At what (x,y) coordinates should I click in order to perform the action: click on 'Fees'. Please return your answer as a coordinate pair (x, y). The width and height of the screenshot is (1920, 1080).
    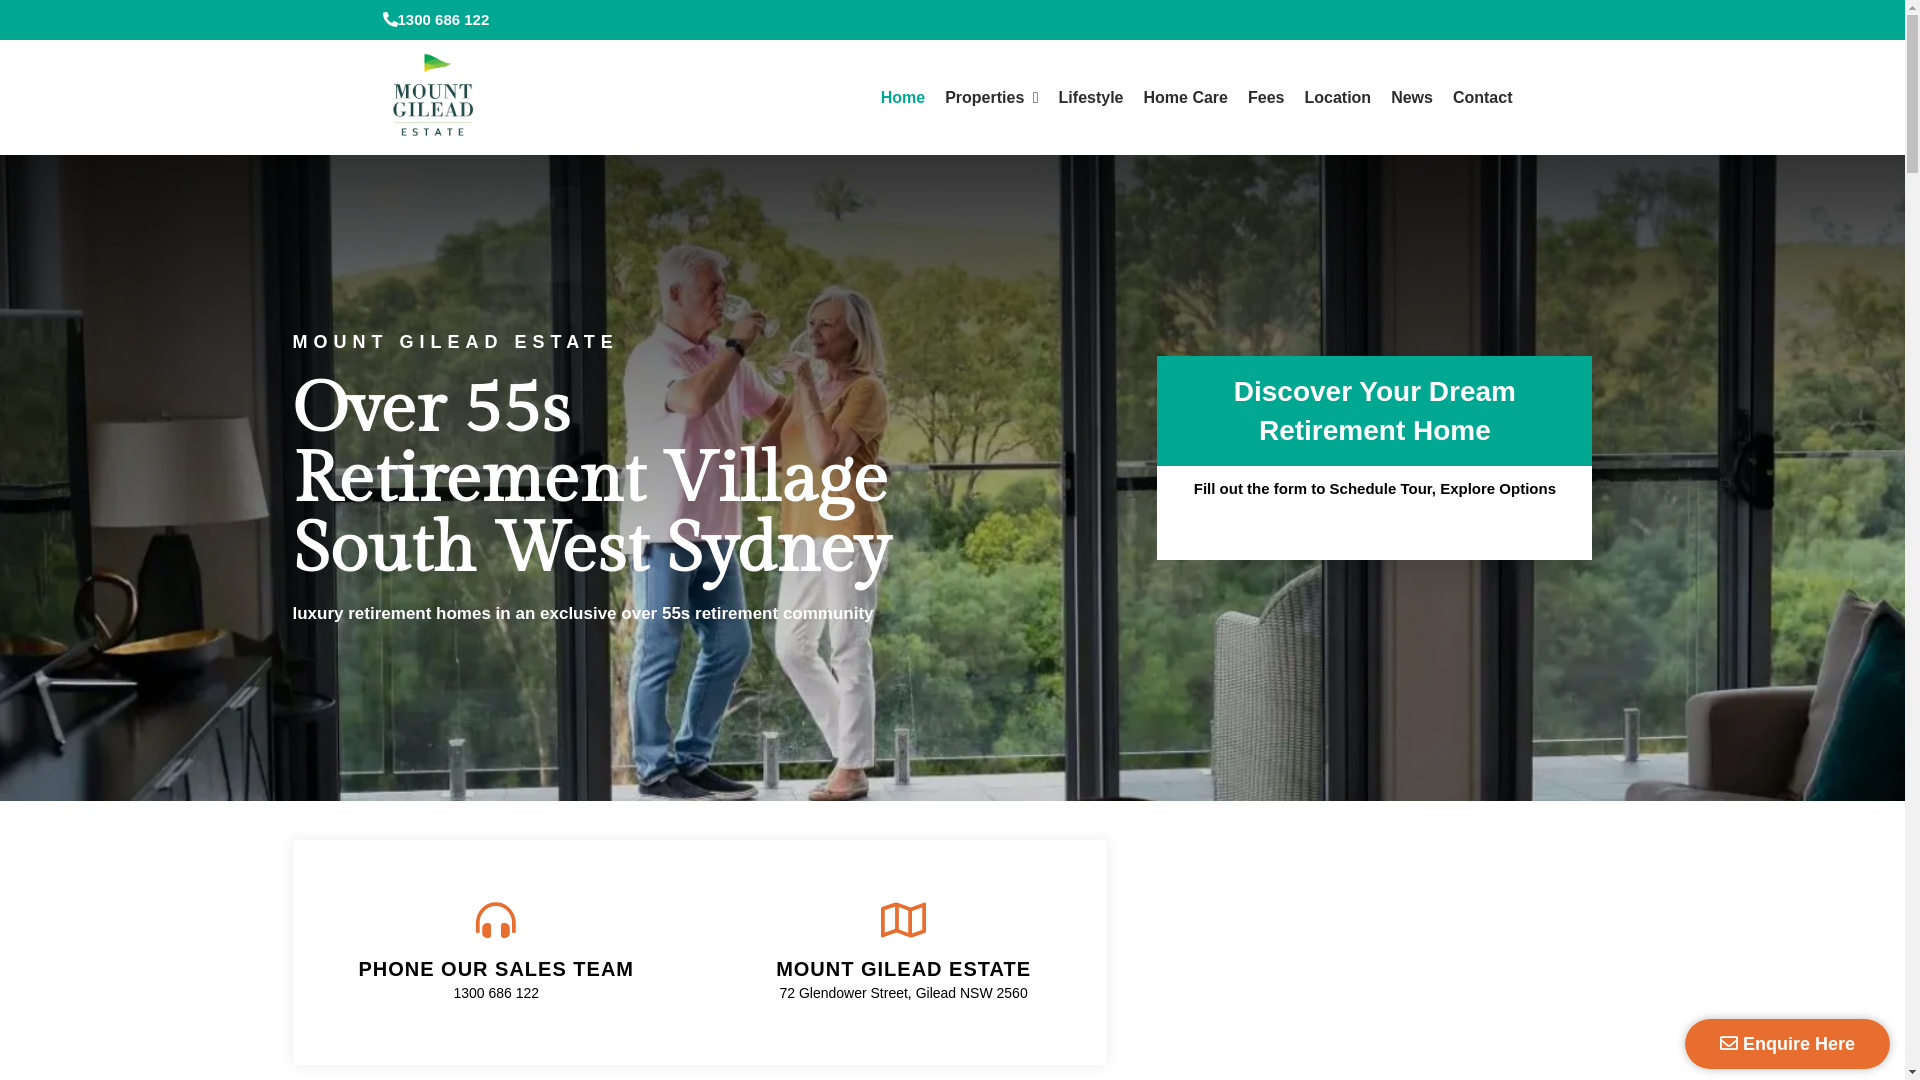
    Looking at the image, I should click on (1265, 97).